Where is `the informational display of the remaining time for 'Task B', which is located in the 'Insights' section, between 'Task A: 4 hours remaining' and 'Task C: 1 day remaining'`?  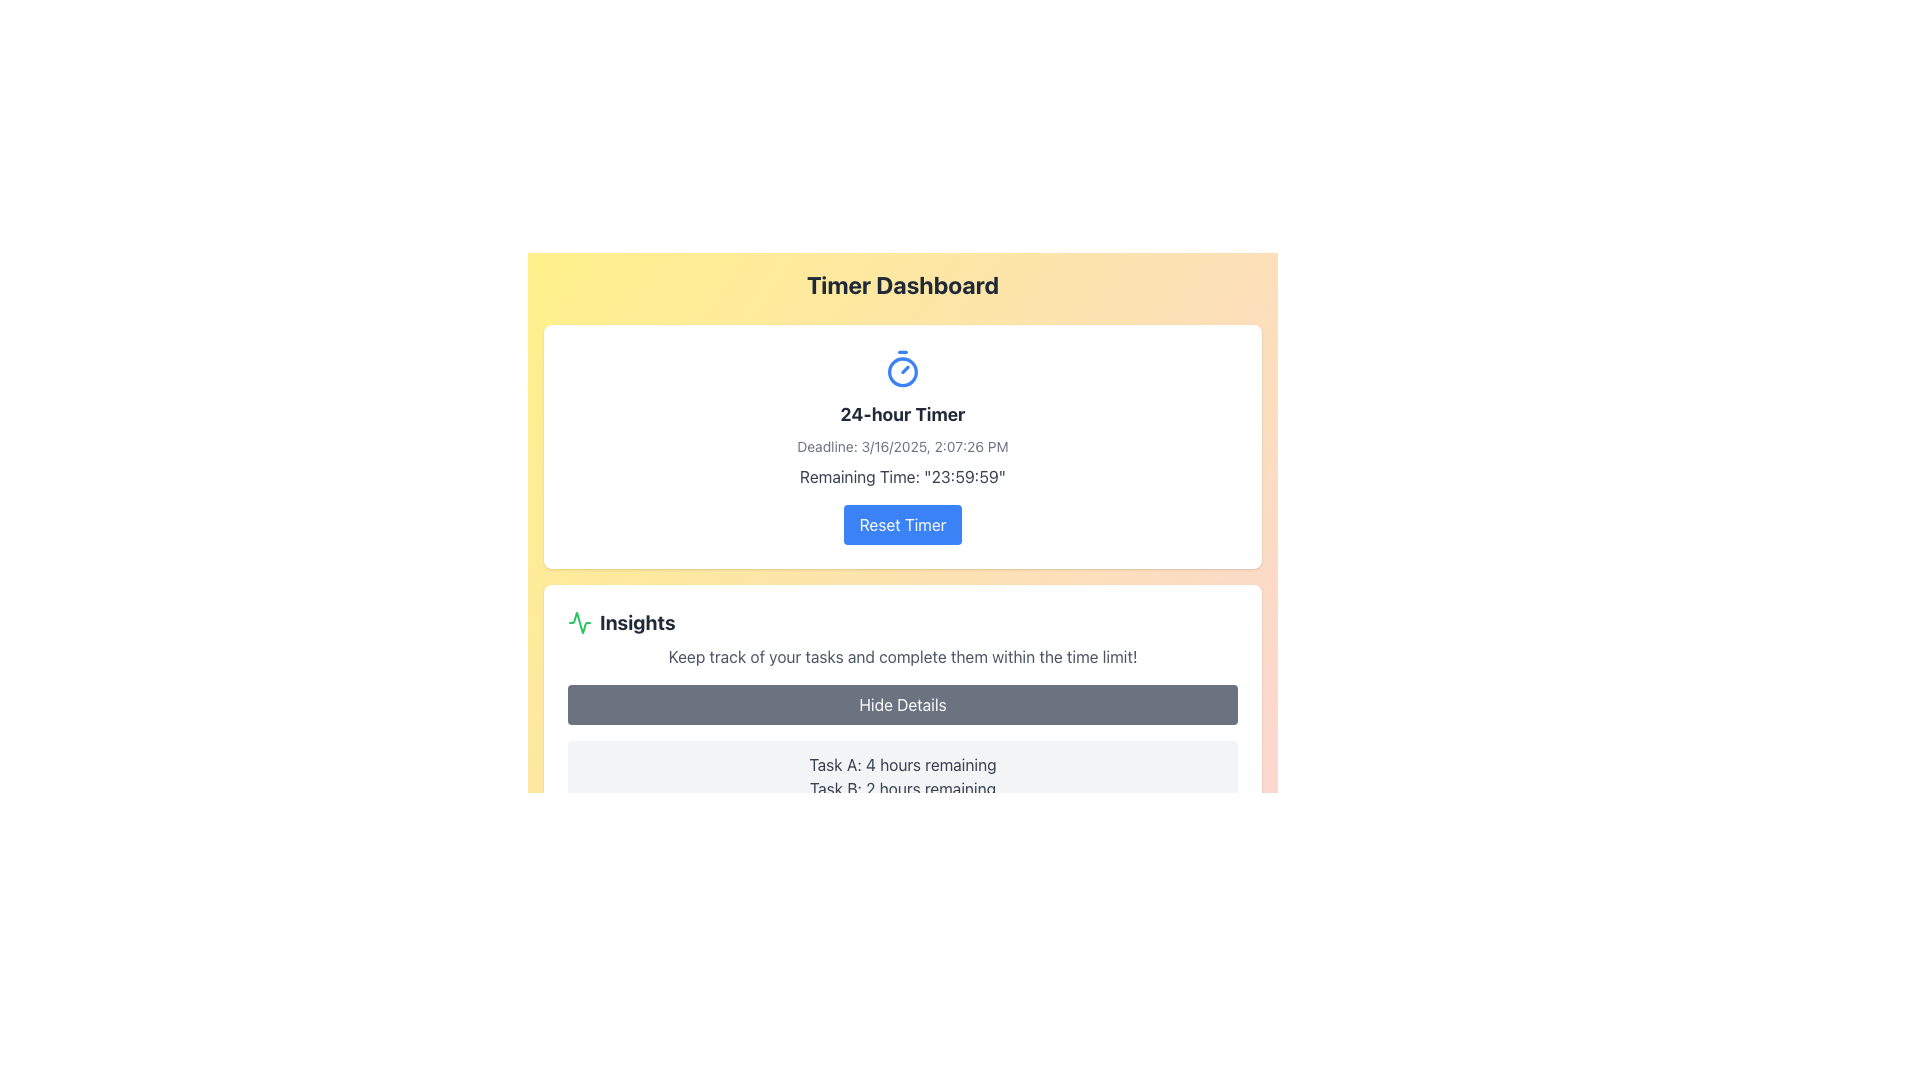
the informational display of the remaining time for 'Task B', which is located in the 'Insights' section, between 'Task A: 4 hours remaining' and 'Task C: 1 day remaining' is located at coordinates (901, 788).